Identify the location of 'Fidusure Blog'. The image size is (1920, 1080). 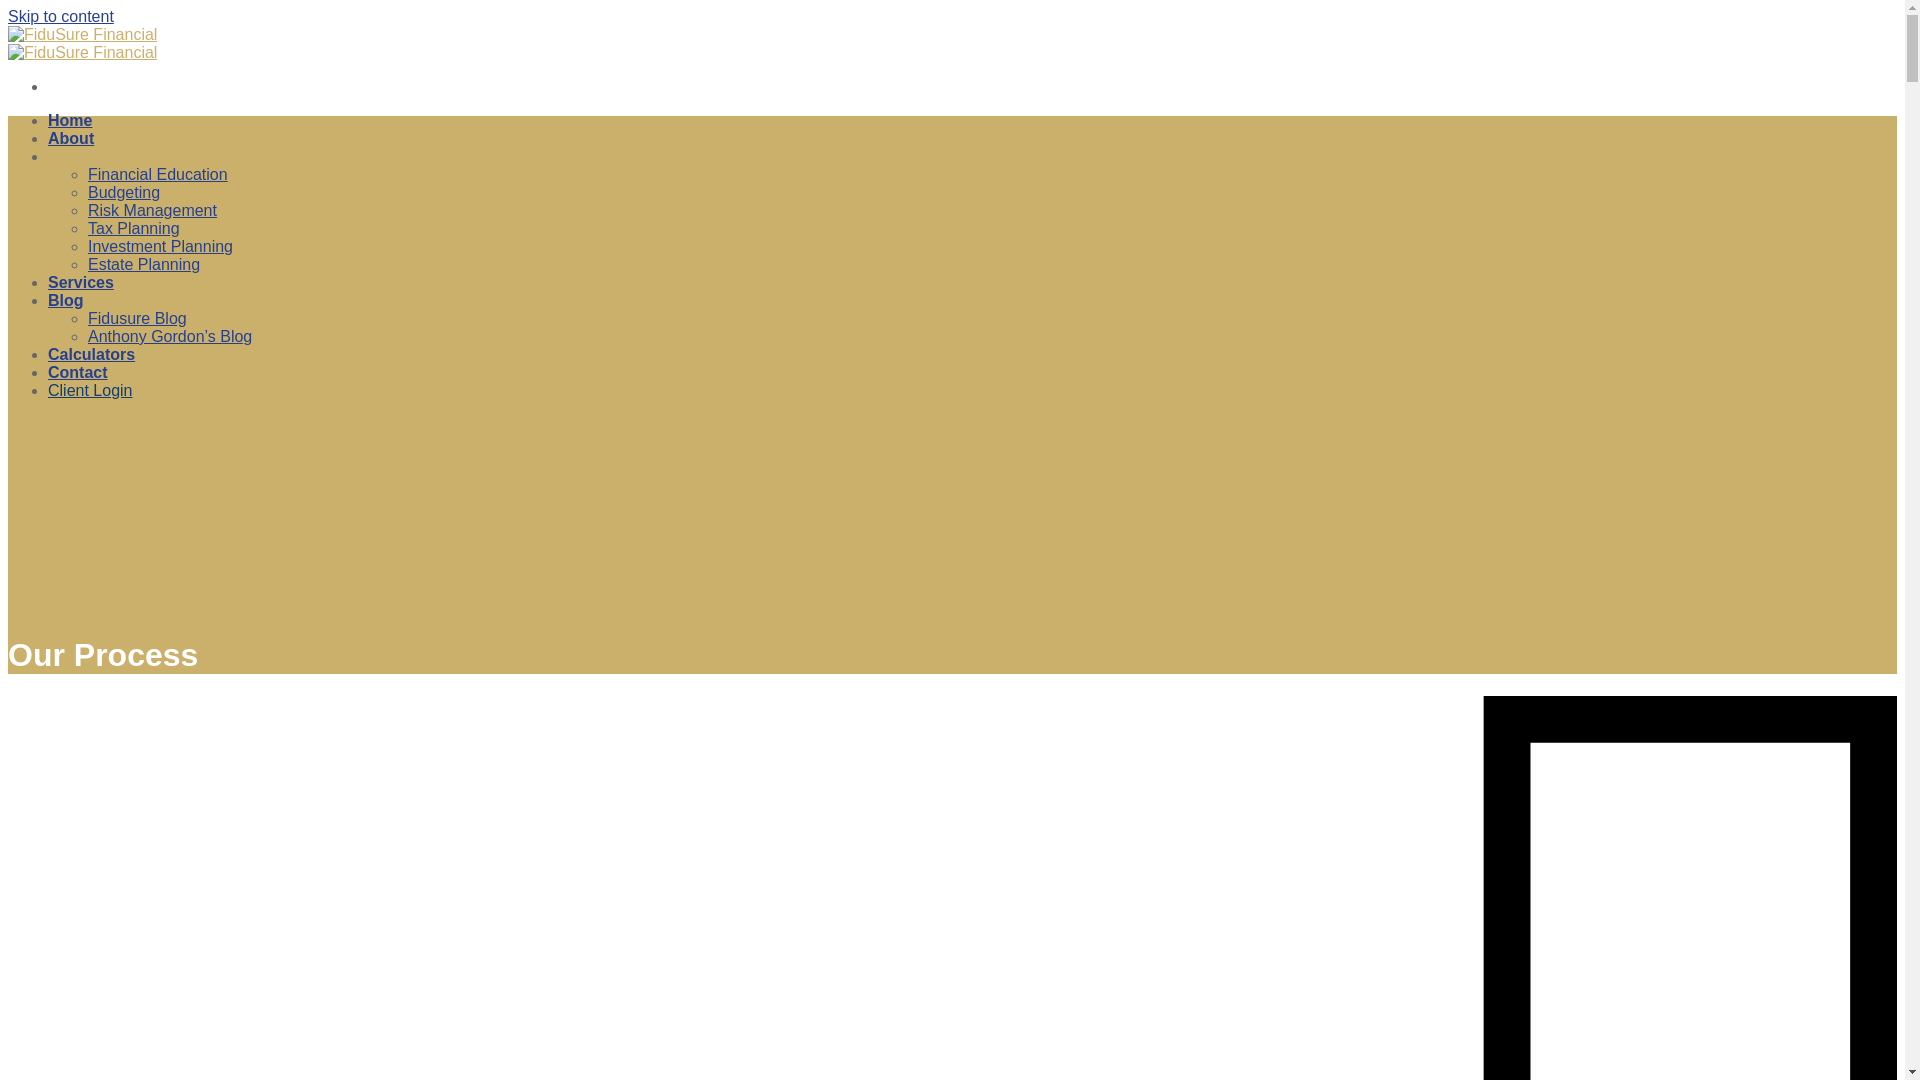
(136, 317).